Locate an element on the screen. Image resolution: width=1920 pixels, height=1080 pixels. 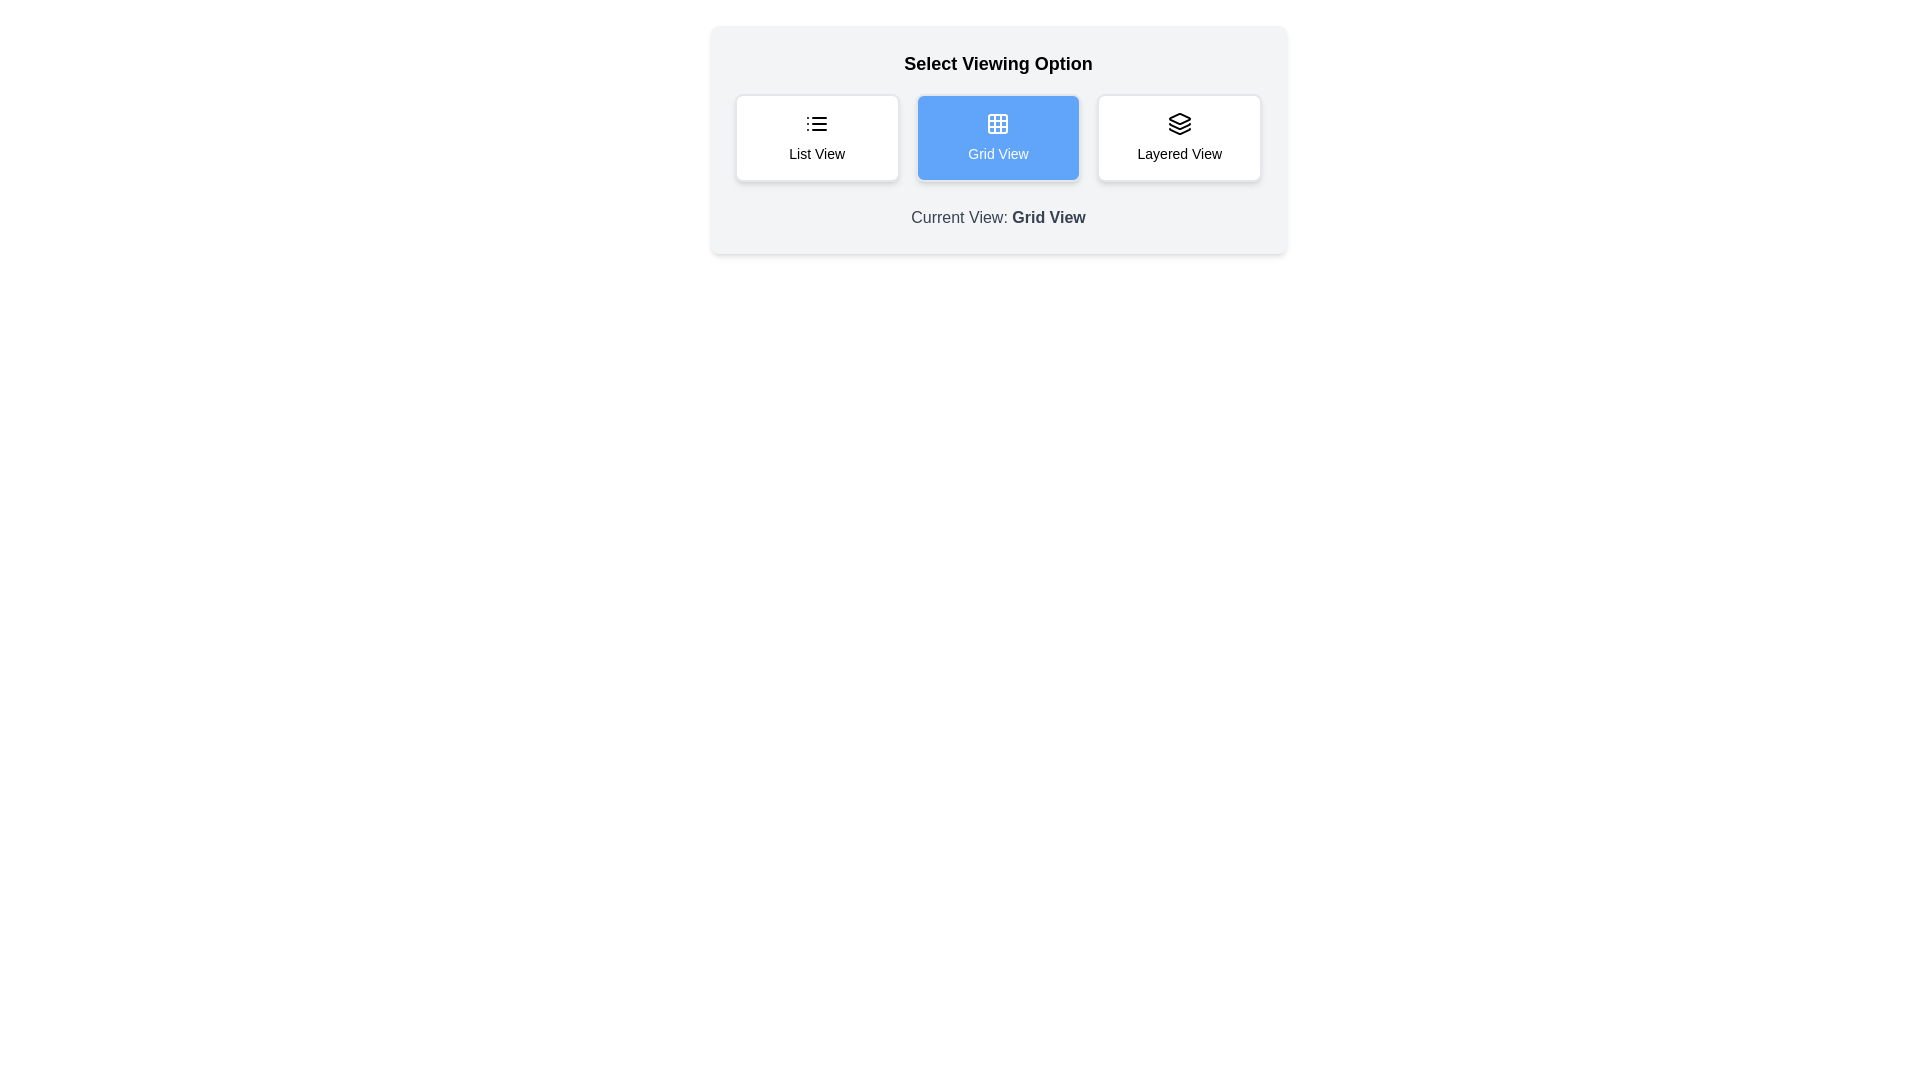
the 'Grid View' button, which has a blue background and white text, located centrally between the 'List View' and 'Layered View' buttons under the 'Select Viewing Option' heading is located at coordinates (998, 137).